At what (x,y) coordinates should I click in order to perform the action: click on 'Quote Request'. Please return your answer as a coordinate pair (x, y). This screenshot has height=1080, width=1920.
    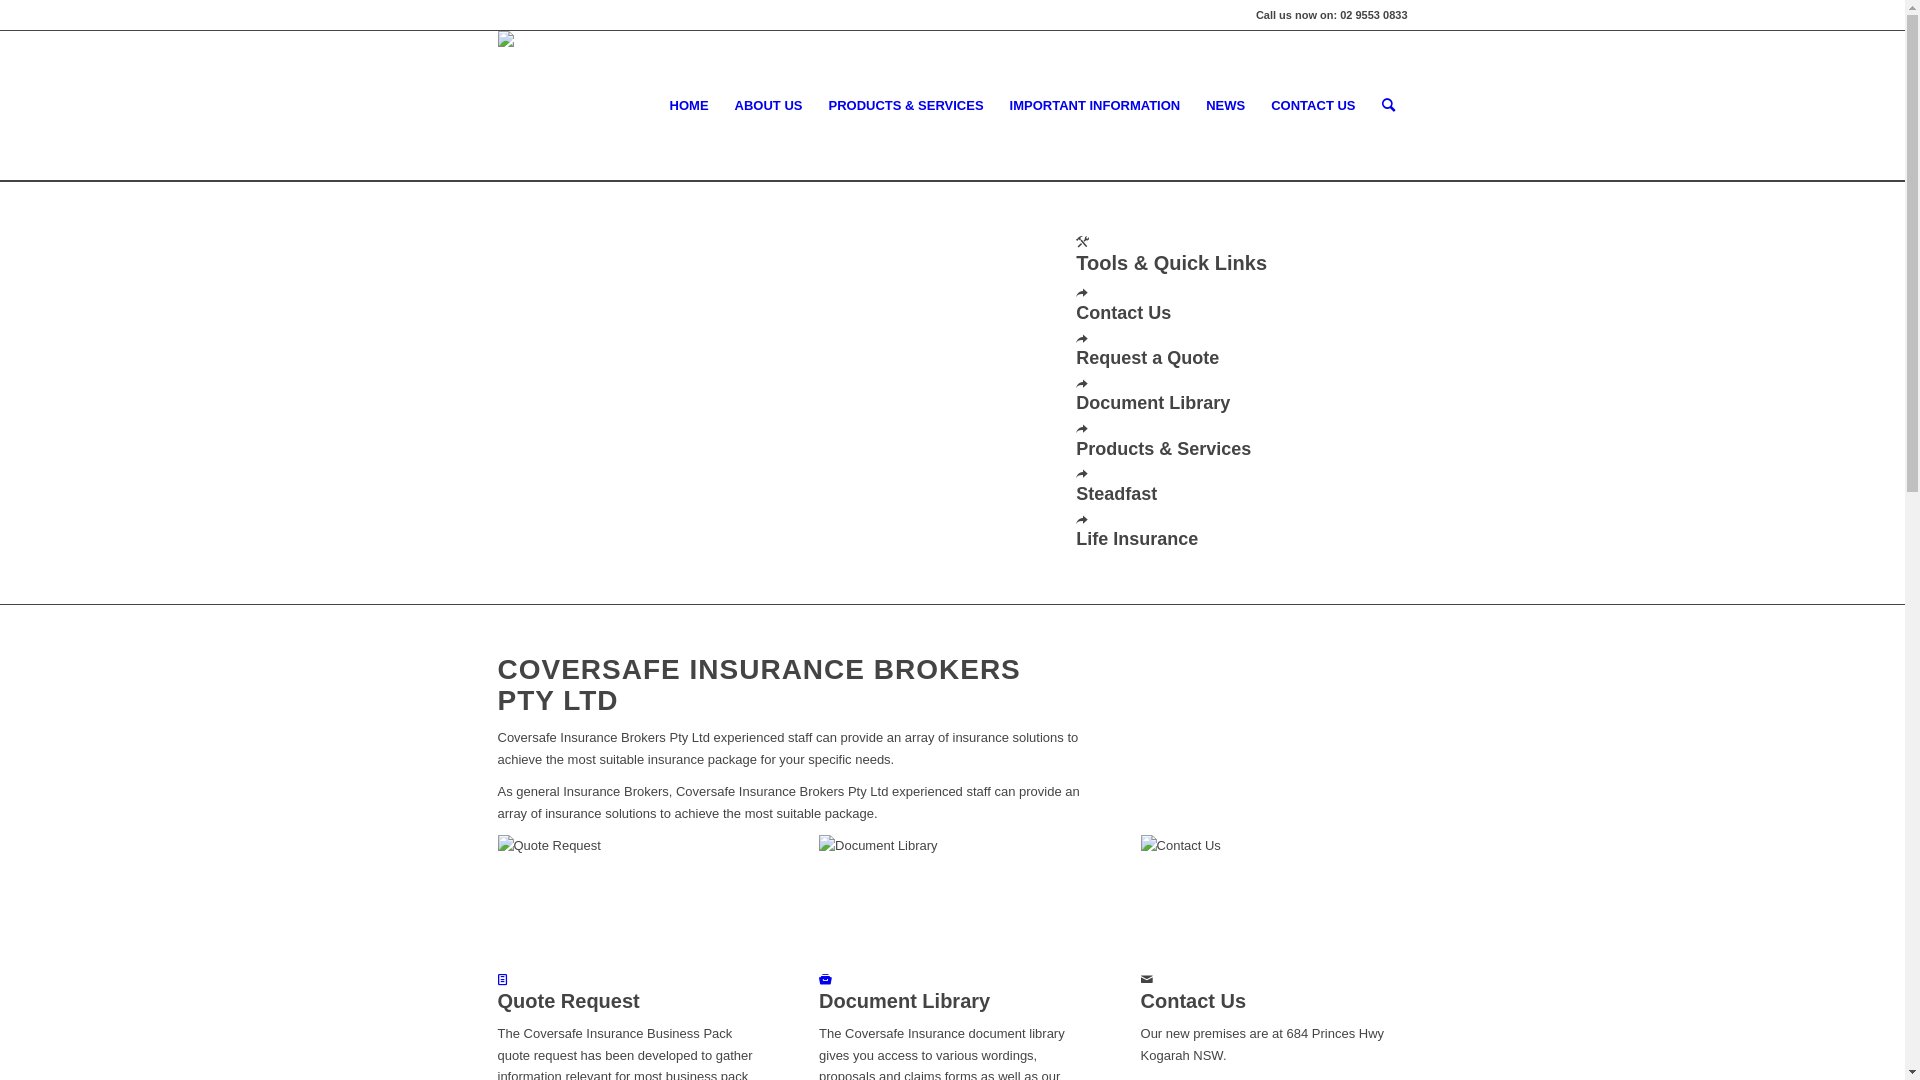
    Looking at the image, I should click on (630, 901).